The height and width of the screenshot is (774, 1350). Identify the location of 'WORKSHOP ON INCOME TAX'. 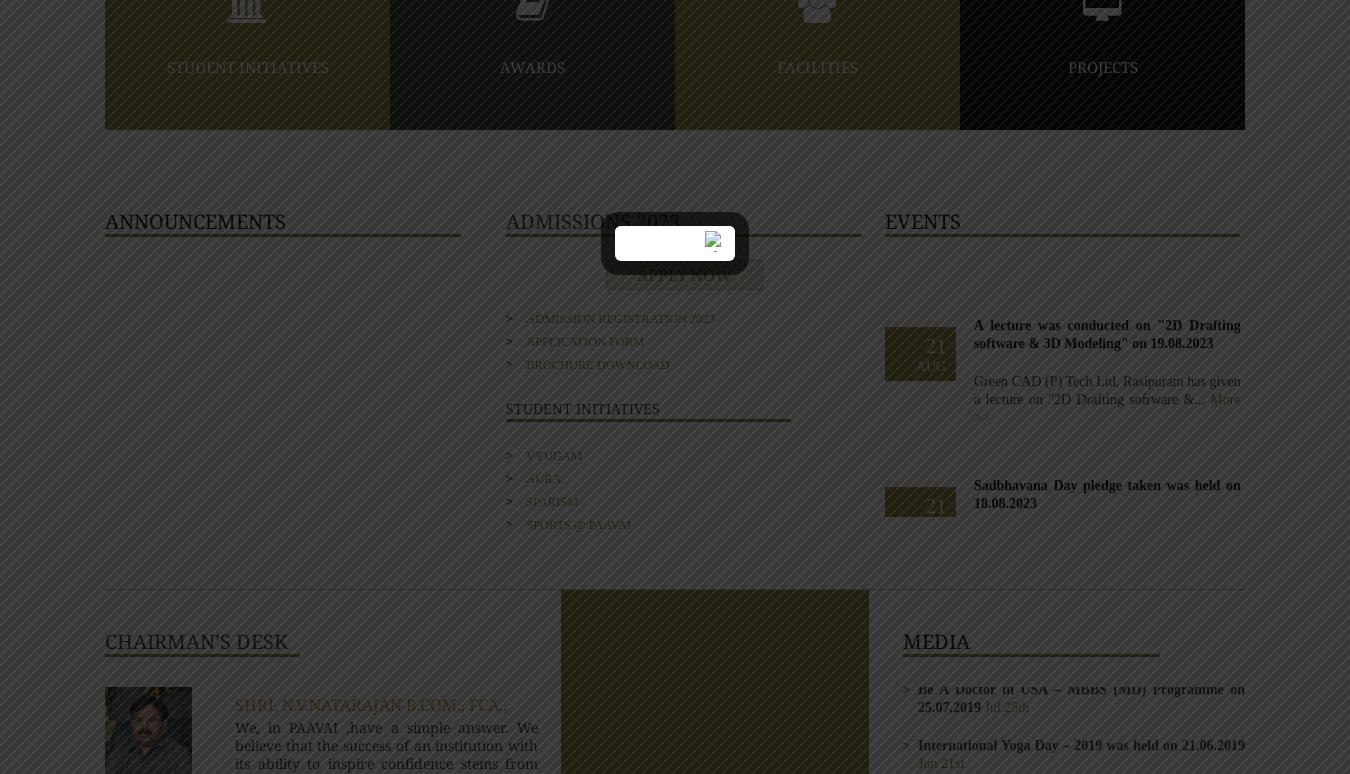
(1018, 494).